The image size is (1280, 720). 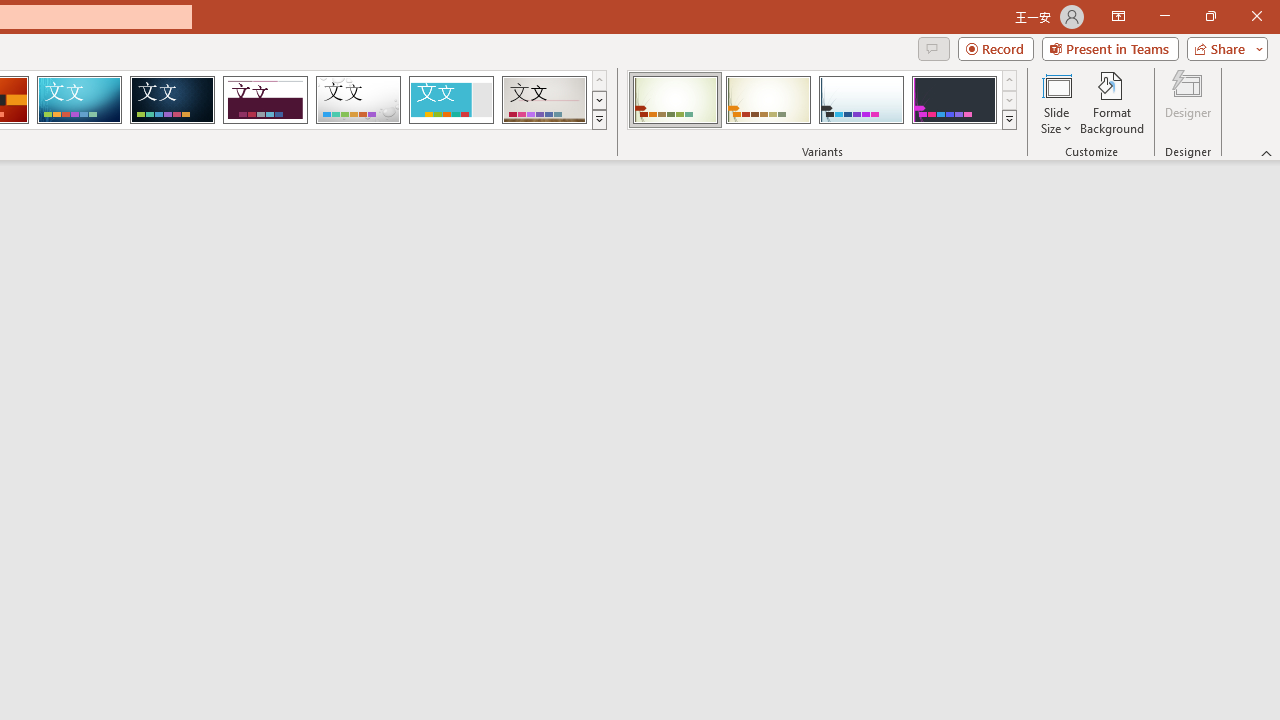 What do you see at coordinates (79, 100) in the screenshot?
I see `'Circuit Loading Preview...'` at bounding box center [79, 100].